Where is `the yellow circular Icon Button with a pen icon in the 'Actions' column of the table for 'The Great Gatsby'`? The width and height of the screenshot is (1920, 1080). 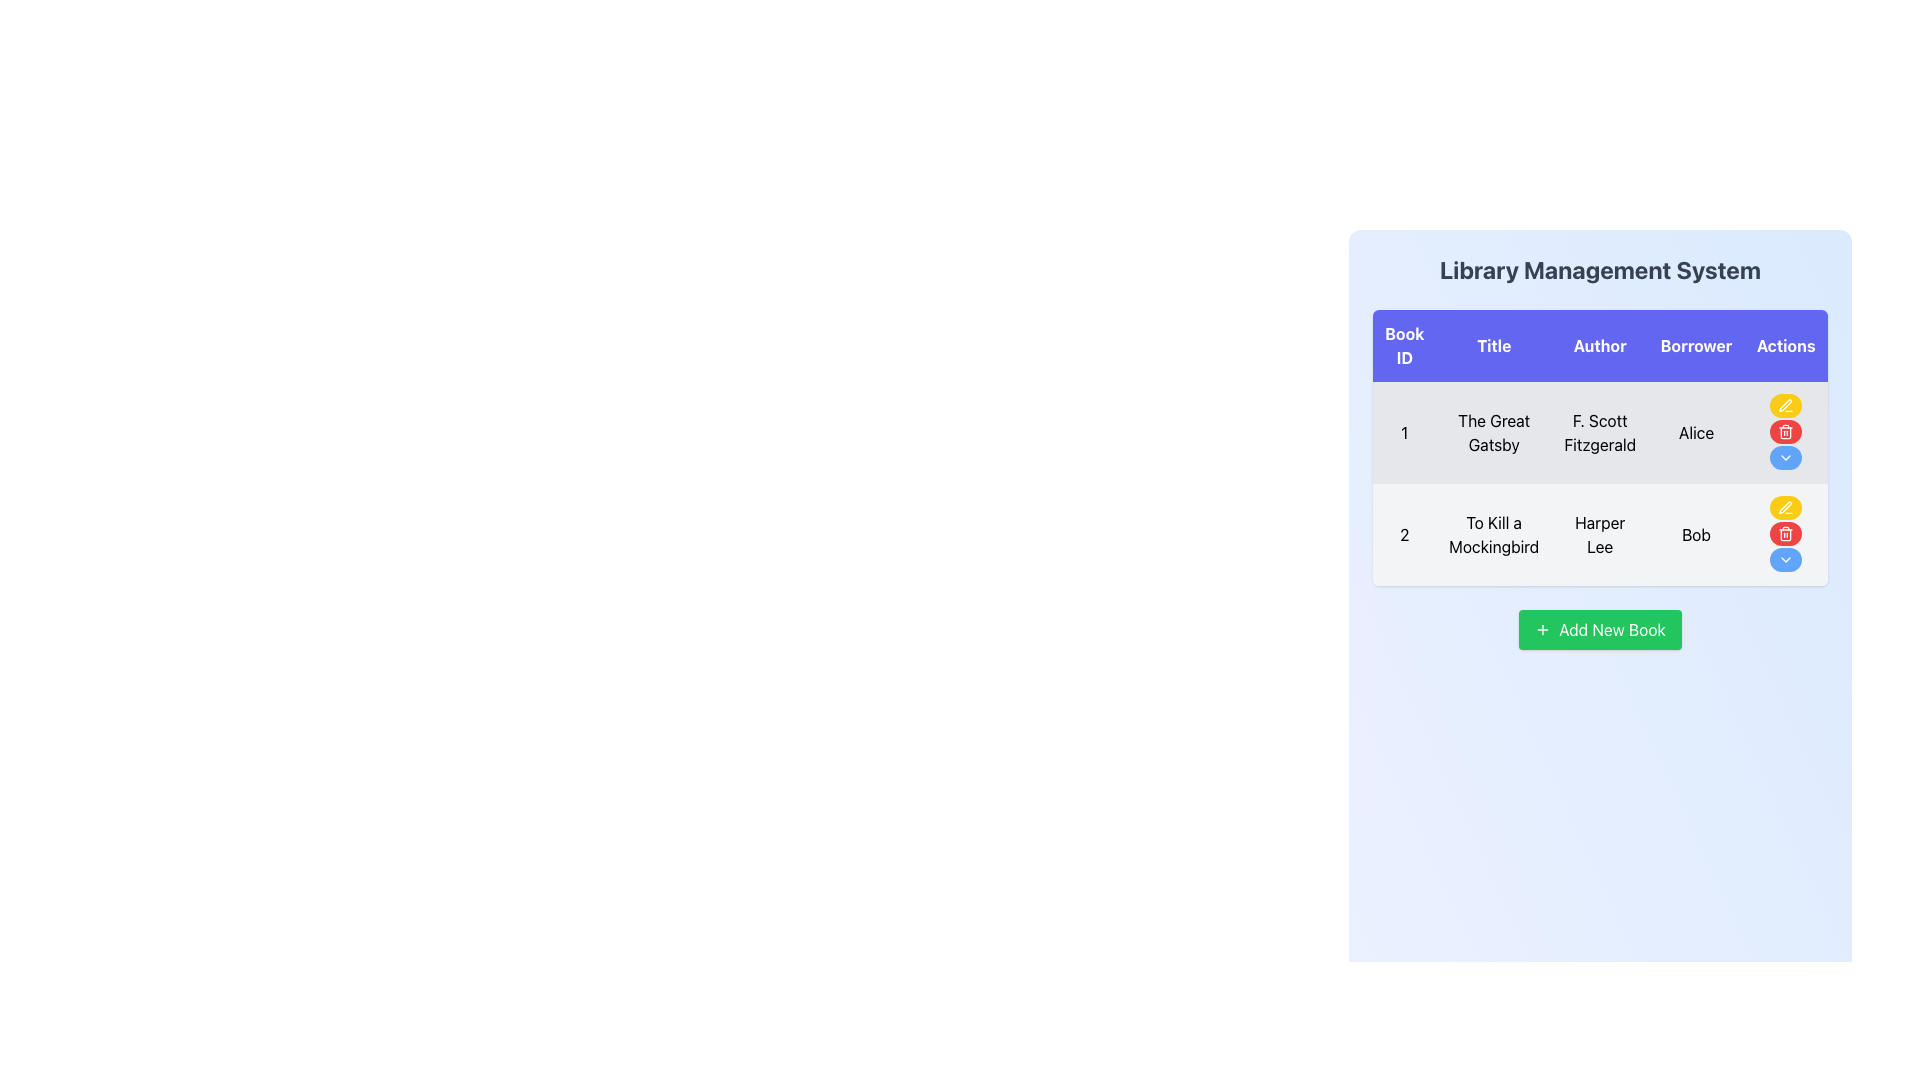
the yellow circular Icon Button with a pen icon in the 'Actions' column of the table for 'The Great Gatsby' is located at coordinates (1786, 405).